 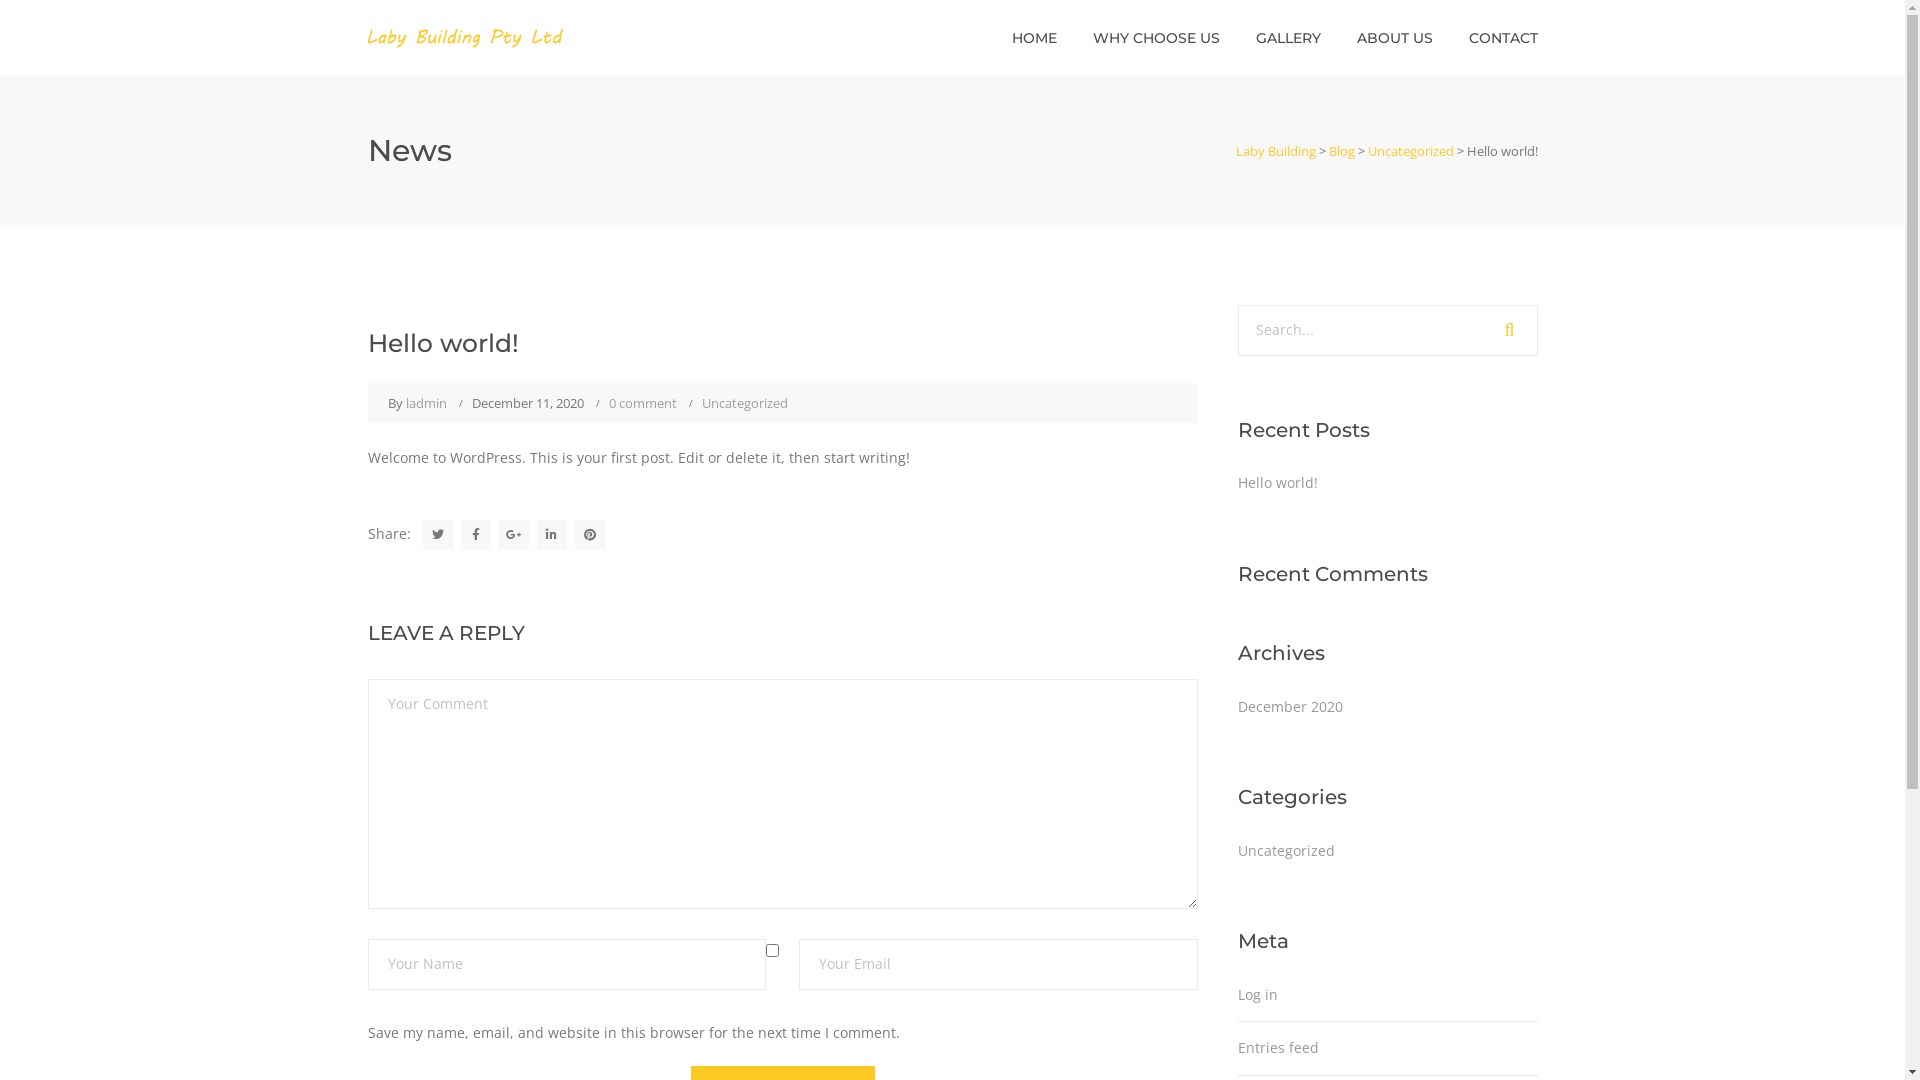 I want to click on 'Uncategorized', so click(x=1286, y=851).